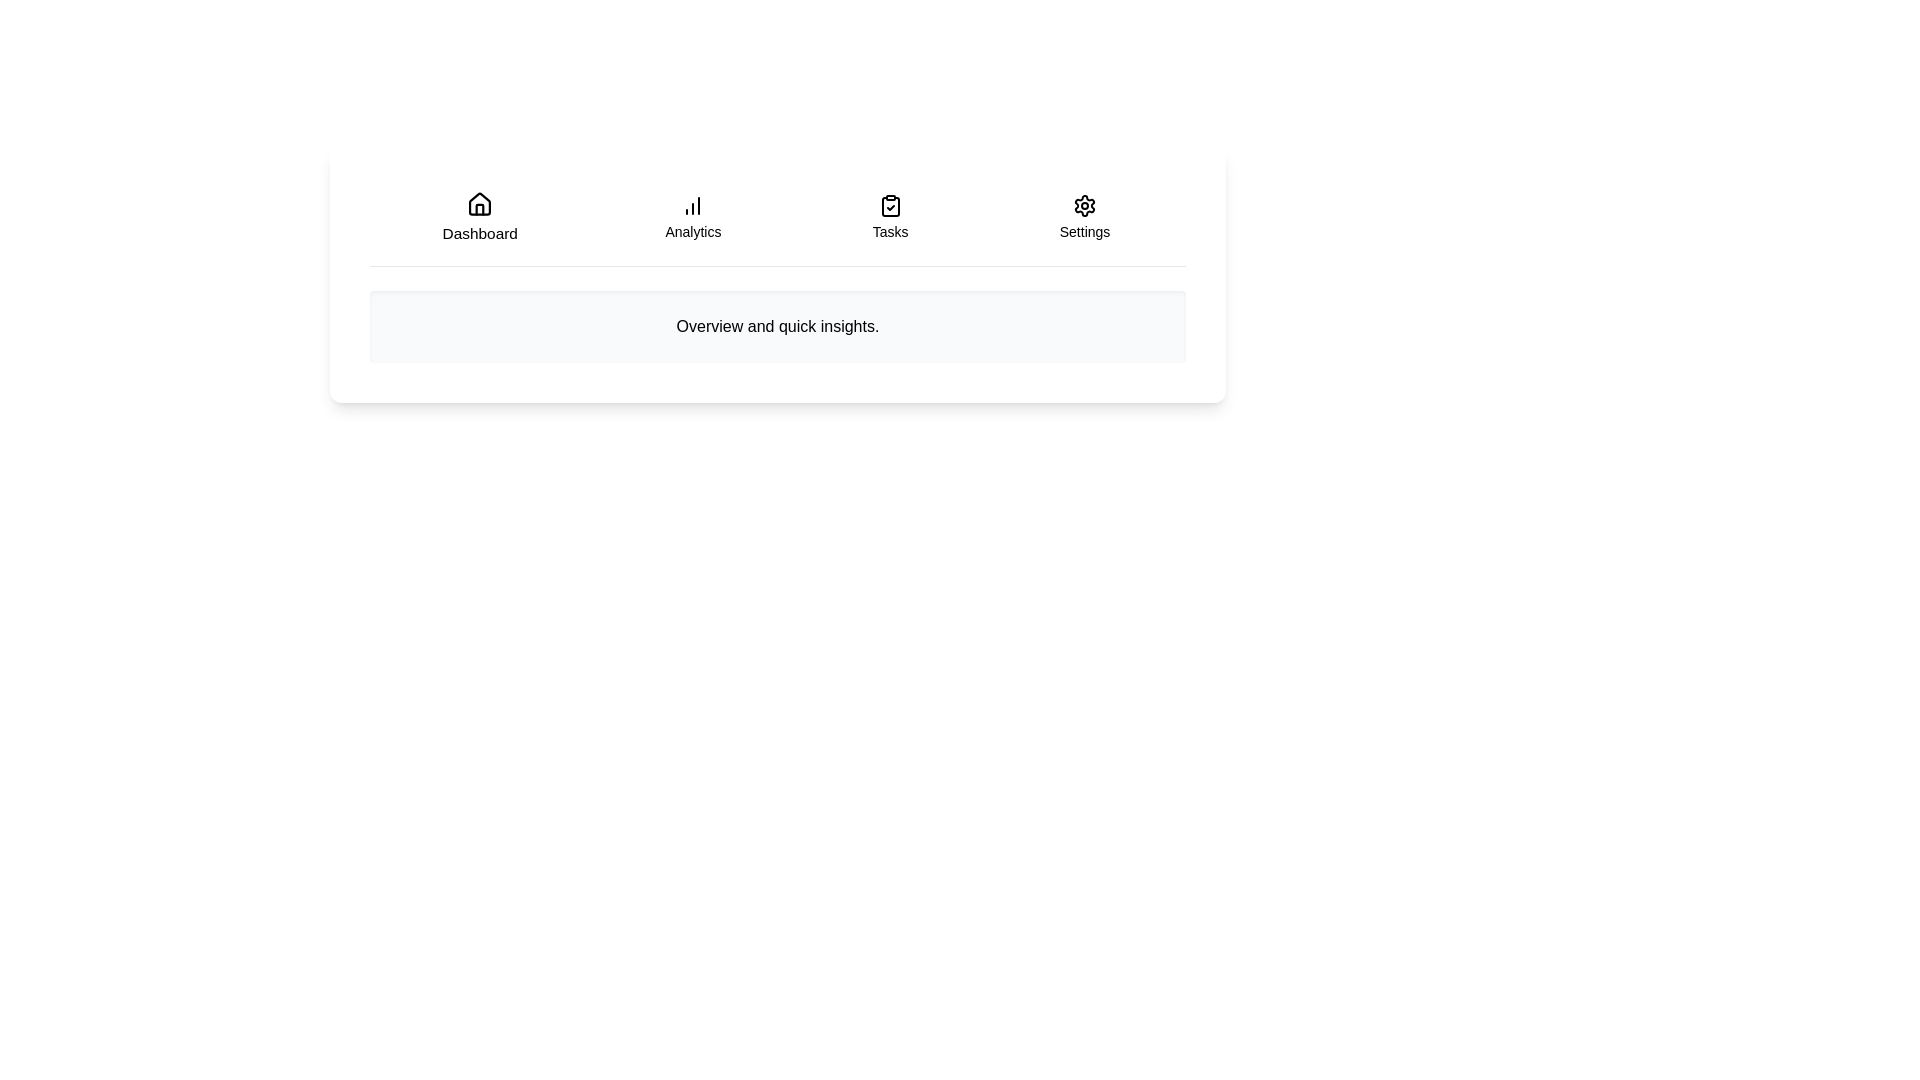 Image resolution: width=1920 pixels, height=1080 pixels. What do you see at coordinates (478, 204) in the screenshot?
I see `the 'Dashboard' icon located in the top-left corner of the navigation bar, which visually represents the 'Dashboard' section` at bounding box center [478, 204].